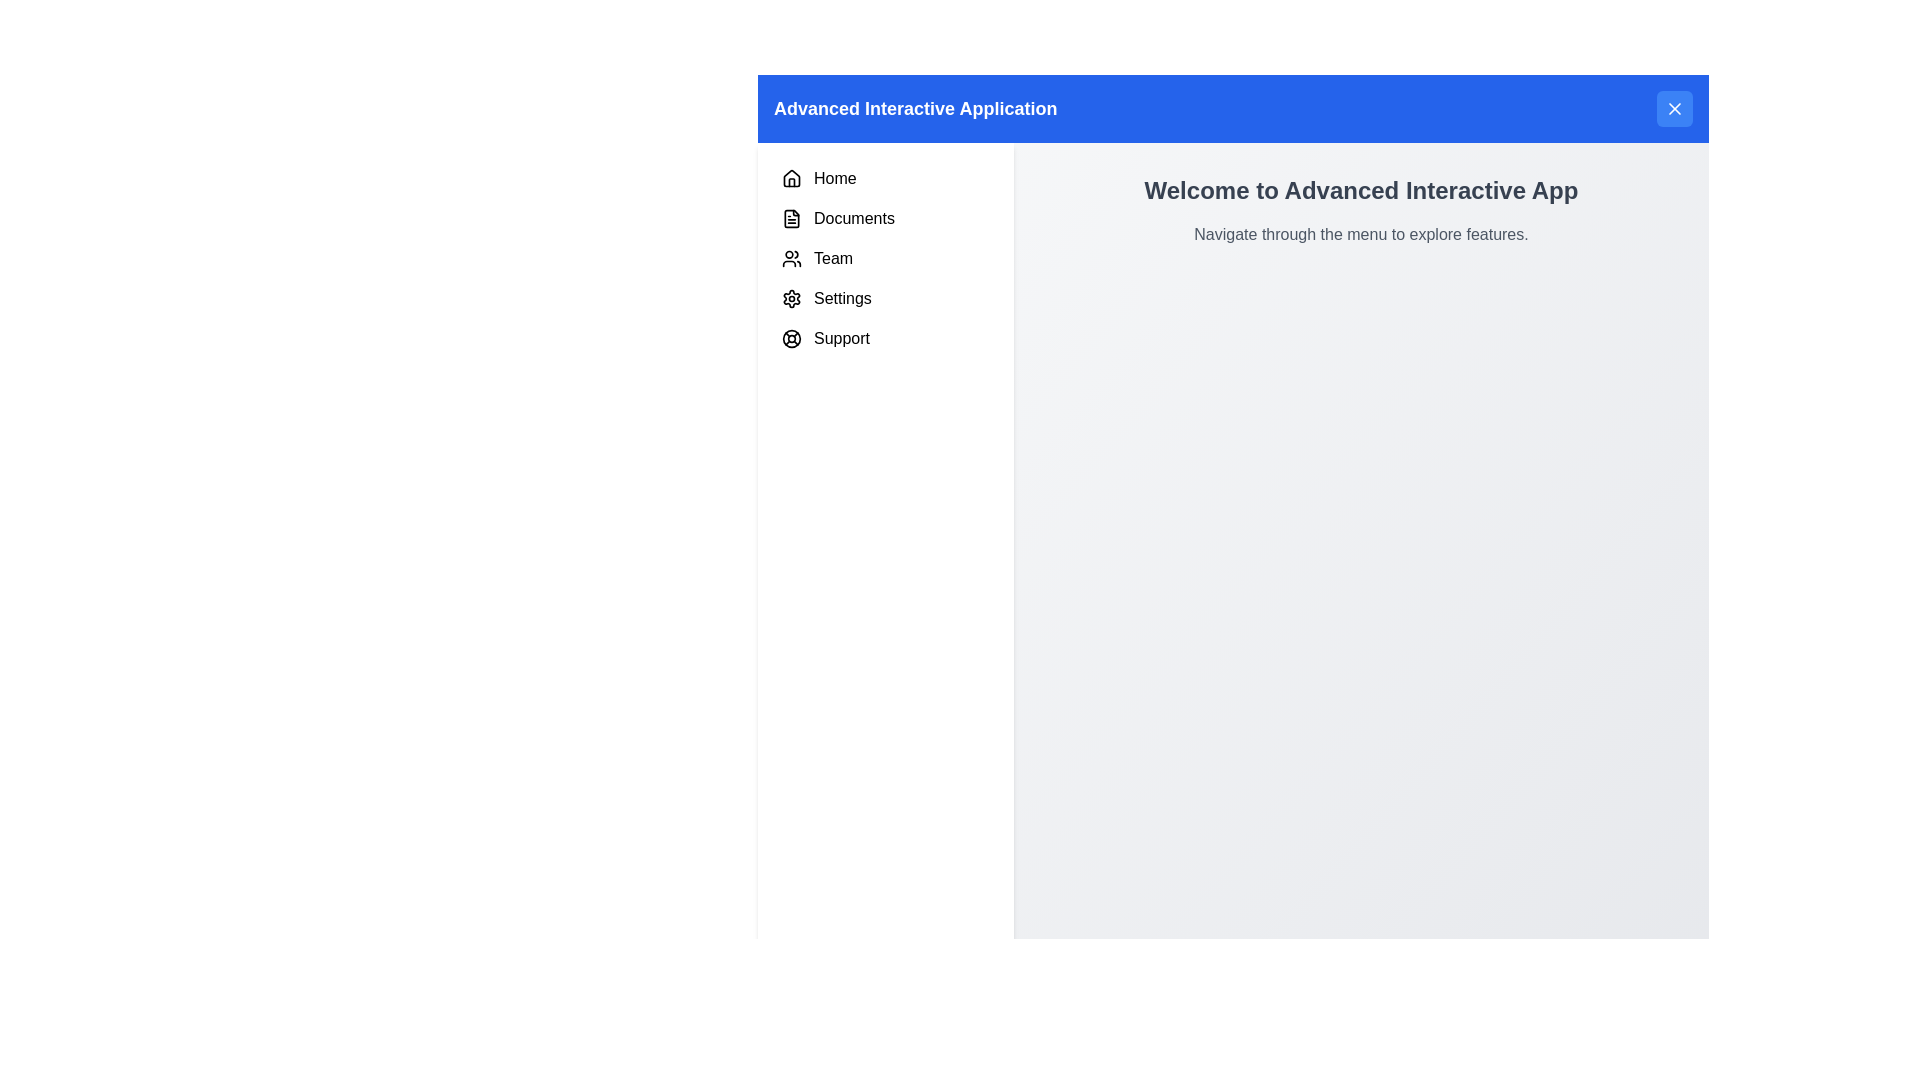 The height and width of the screenshot is (1080, 1920). Describe the element at coordinates (791, 177) in the screenshot. I see `the small house icon in the sidebar menu next to the 'Home' text label` at that location.